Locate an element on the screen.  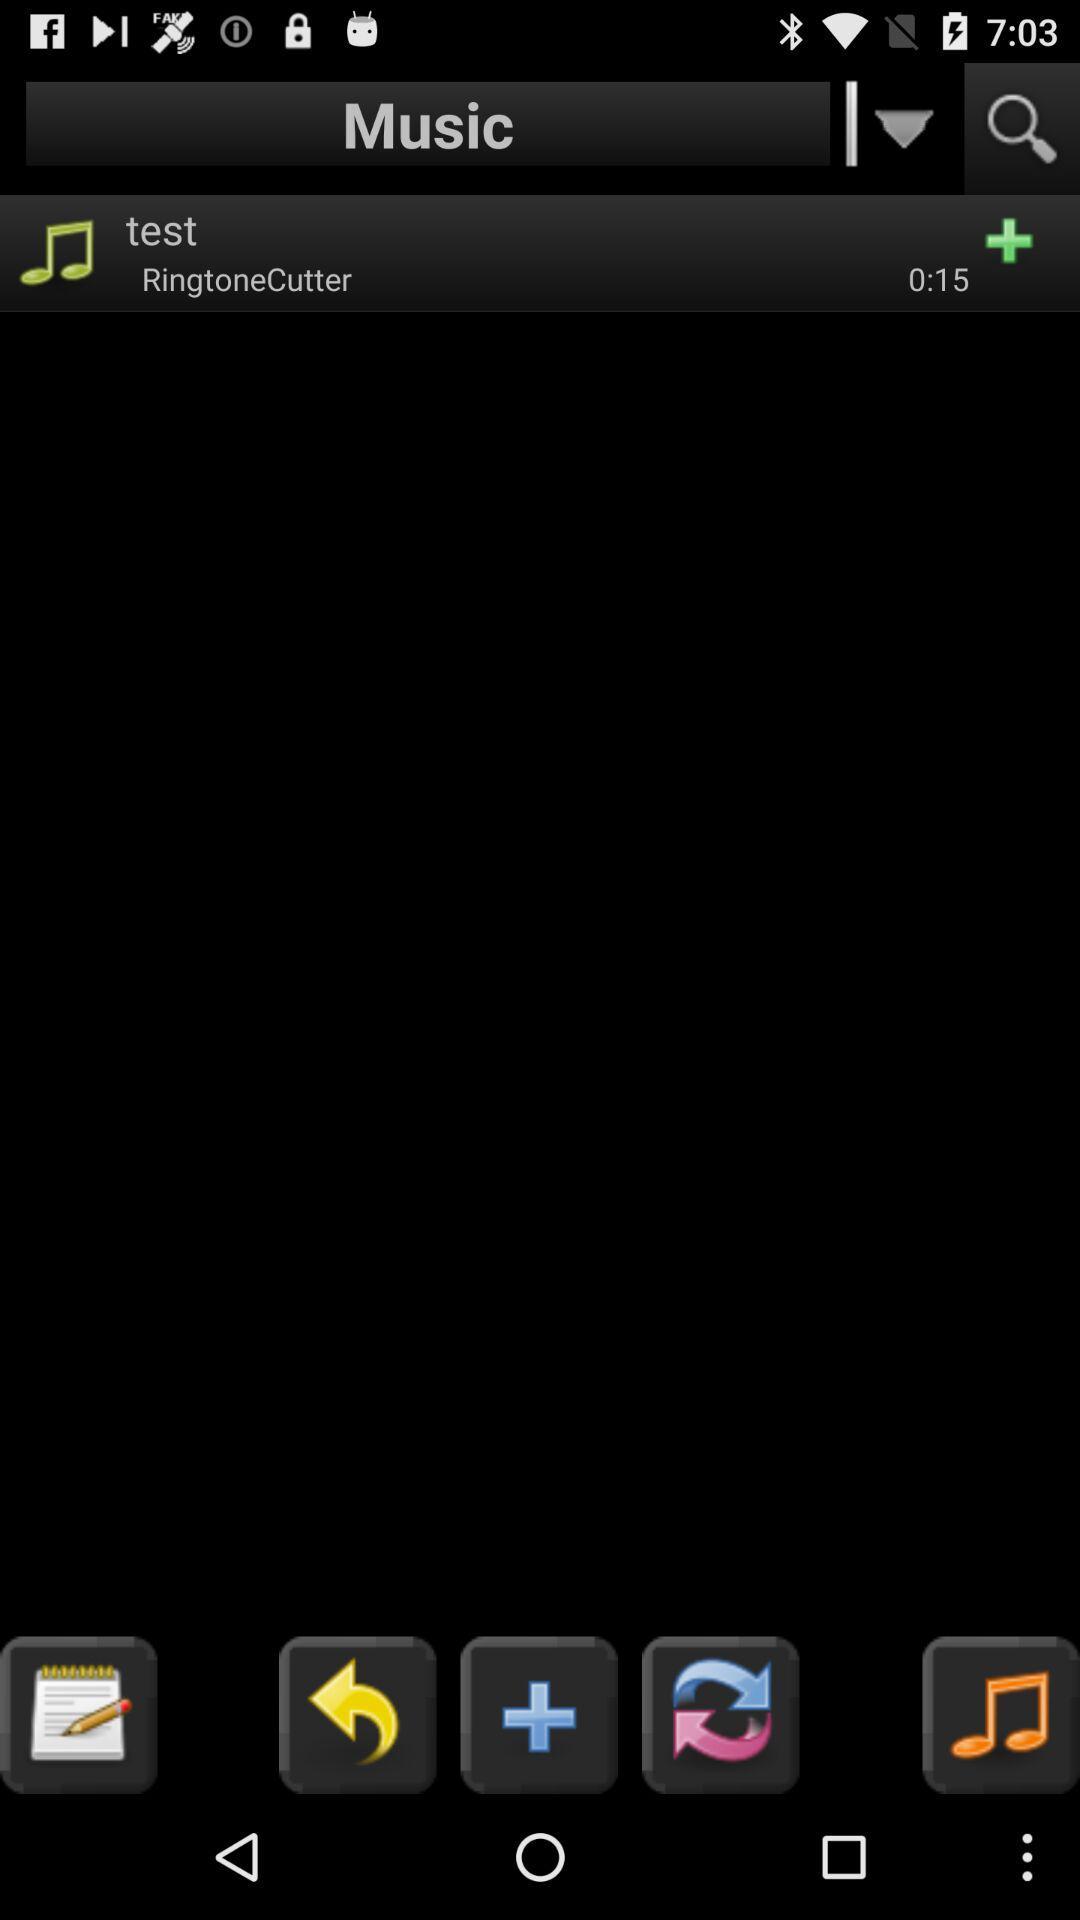
the search icon is located at coordinates (1022, 137).